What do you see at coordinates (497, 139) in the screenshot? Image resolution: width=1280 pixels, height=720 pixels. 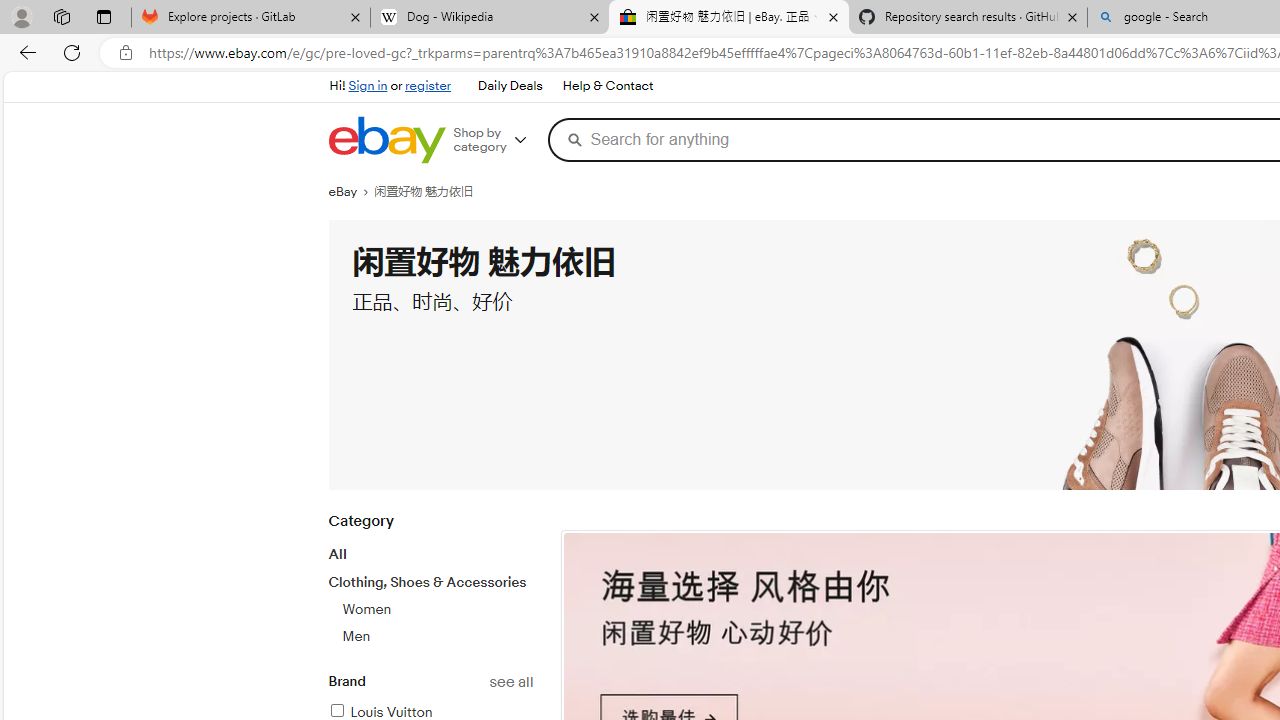 I see `'Shop by category'` at bounding box center [497, 139].